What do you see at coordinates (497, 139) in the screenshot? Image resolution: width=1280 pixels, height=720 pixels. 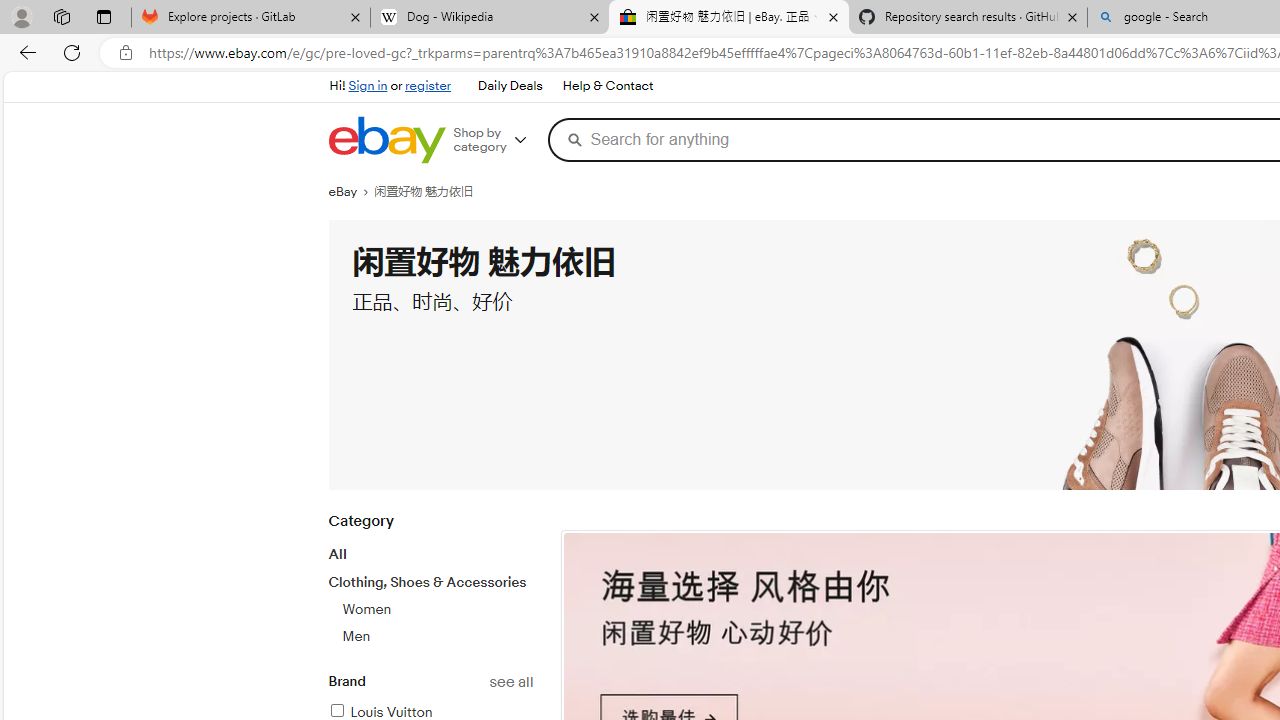 I see `'Shop by category'` at bounding box center [497, 139].